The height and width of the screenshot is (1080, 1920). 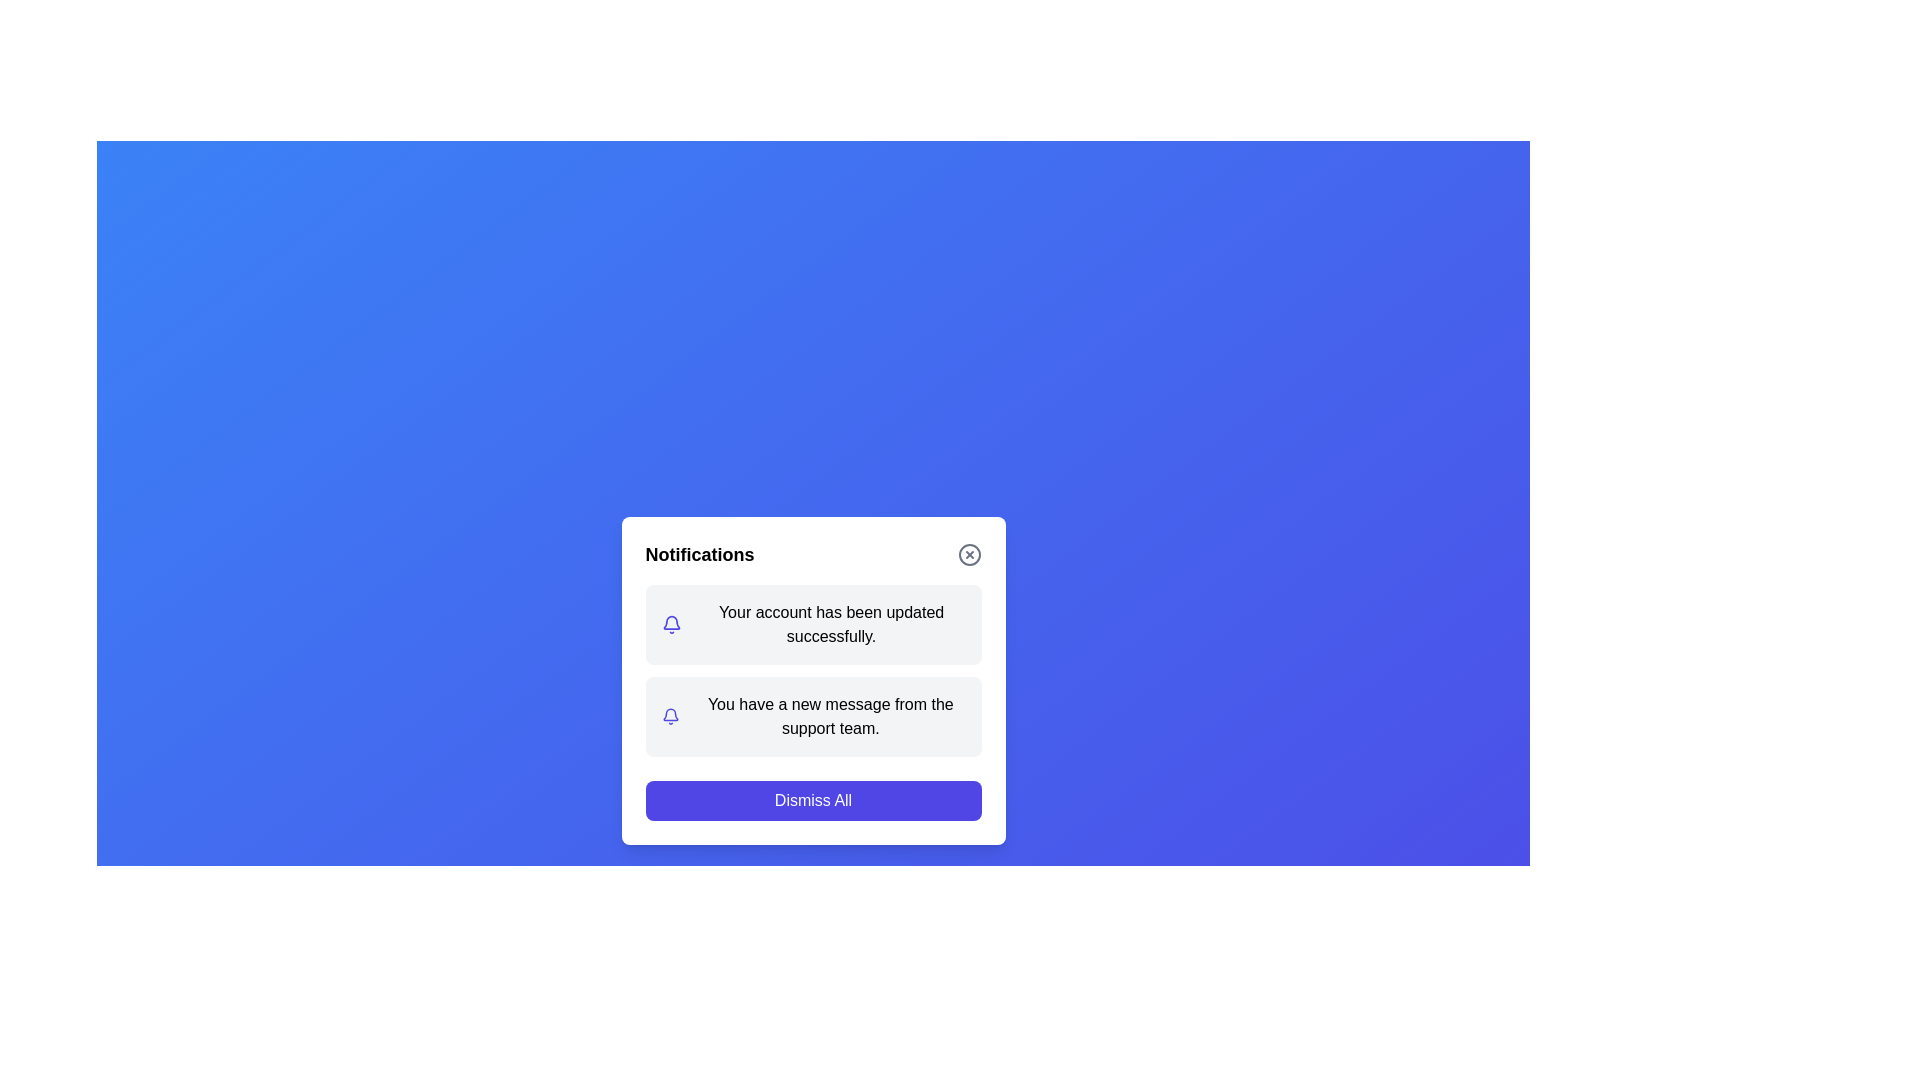 What do you see at coordinates (831, 623) in the screenshot?
I see `the static text notification label that states 'Your account has been updated successfully.' It is styled with a plain black font on a light-gray background and is located in the middle portion of the notification modal` at bounding box center [831, 623].